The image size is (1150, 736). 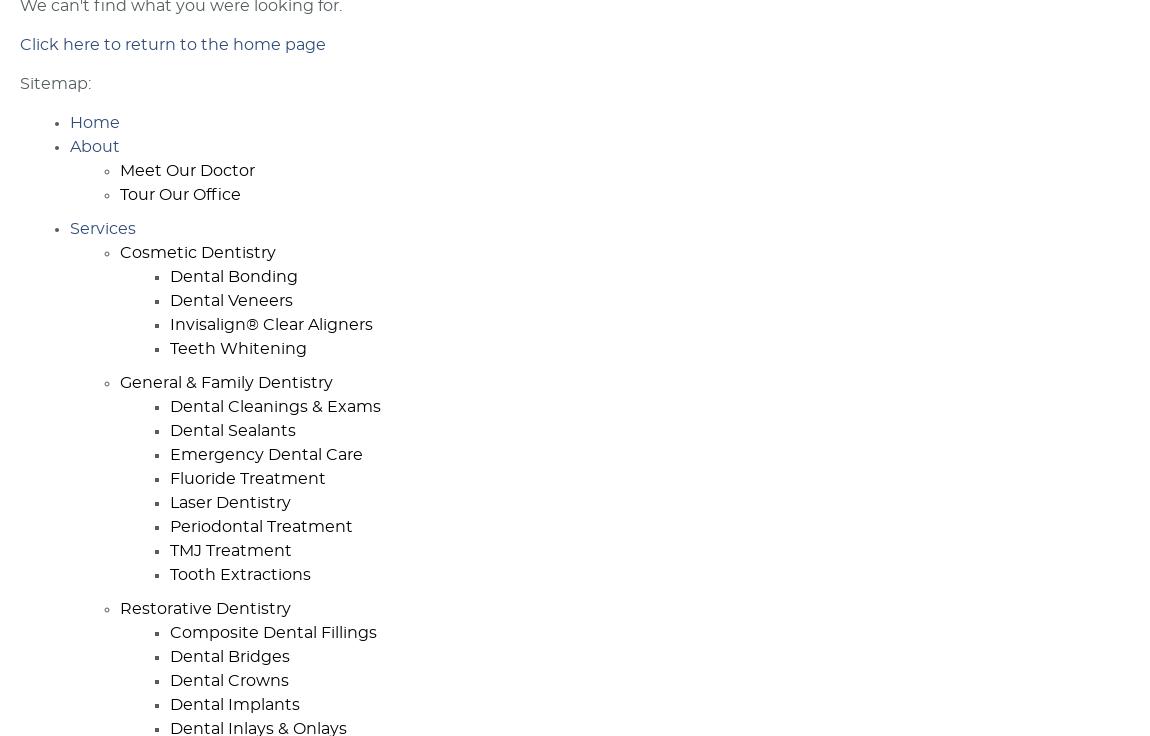 What do you see at coordinates (225, 382) in the screenshot?
I see `'General & Family Dentistry'` at bounding box center [225, 382].